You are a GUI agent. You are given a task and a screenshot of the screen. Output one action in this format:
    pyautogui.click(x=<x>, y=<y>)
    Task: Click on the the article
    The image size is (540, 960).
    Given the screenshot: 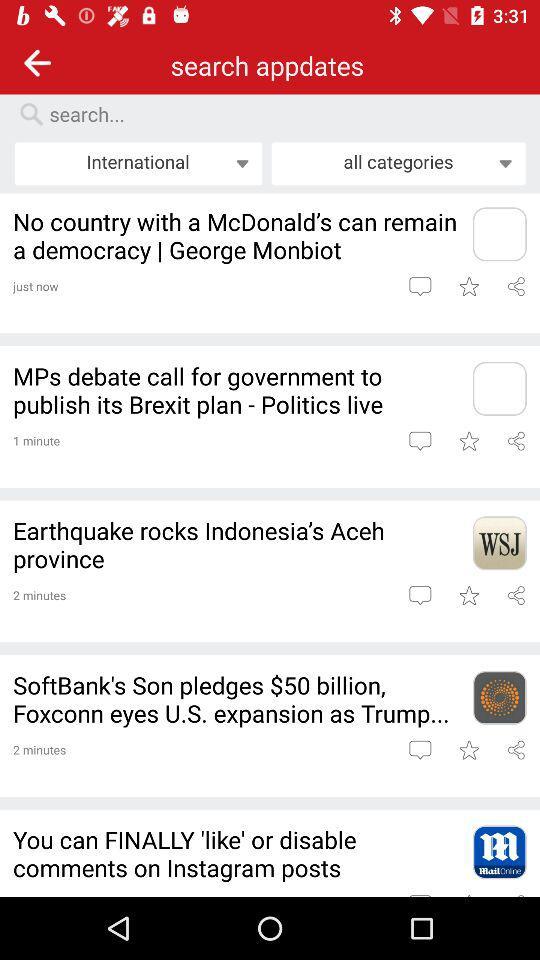 What is the action you would take?
    pyautogui.click(x=468, y=748)
    